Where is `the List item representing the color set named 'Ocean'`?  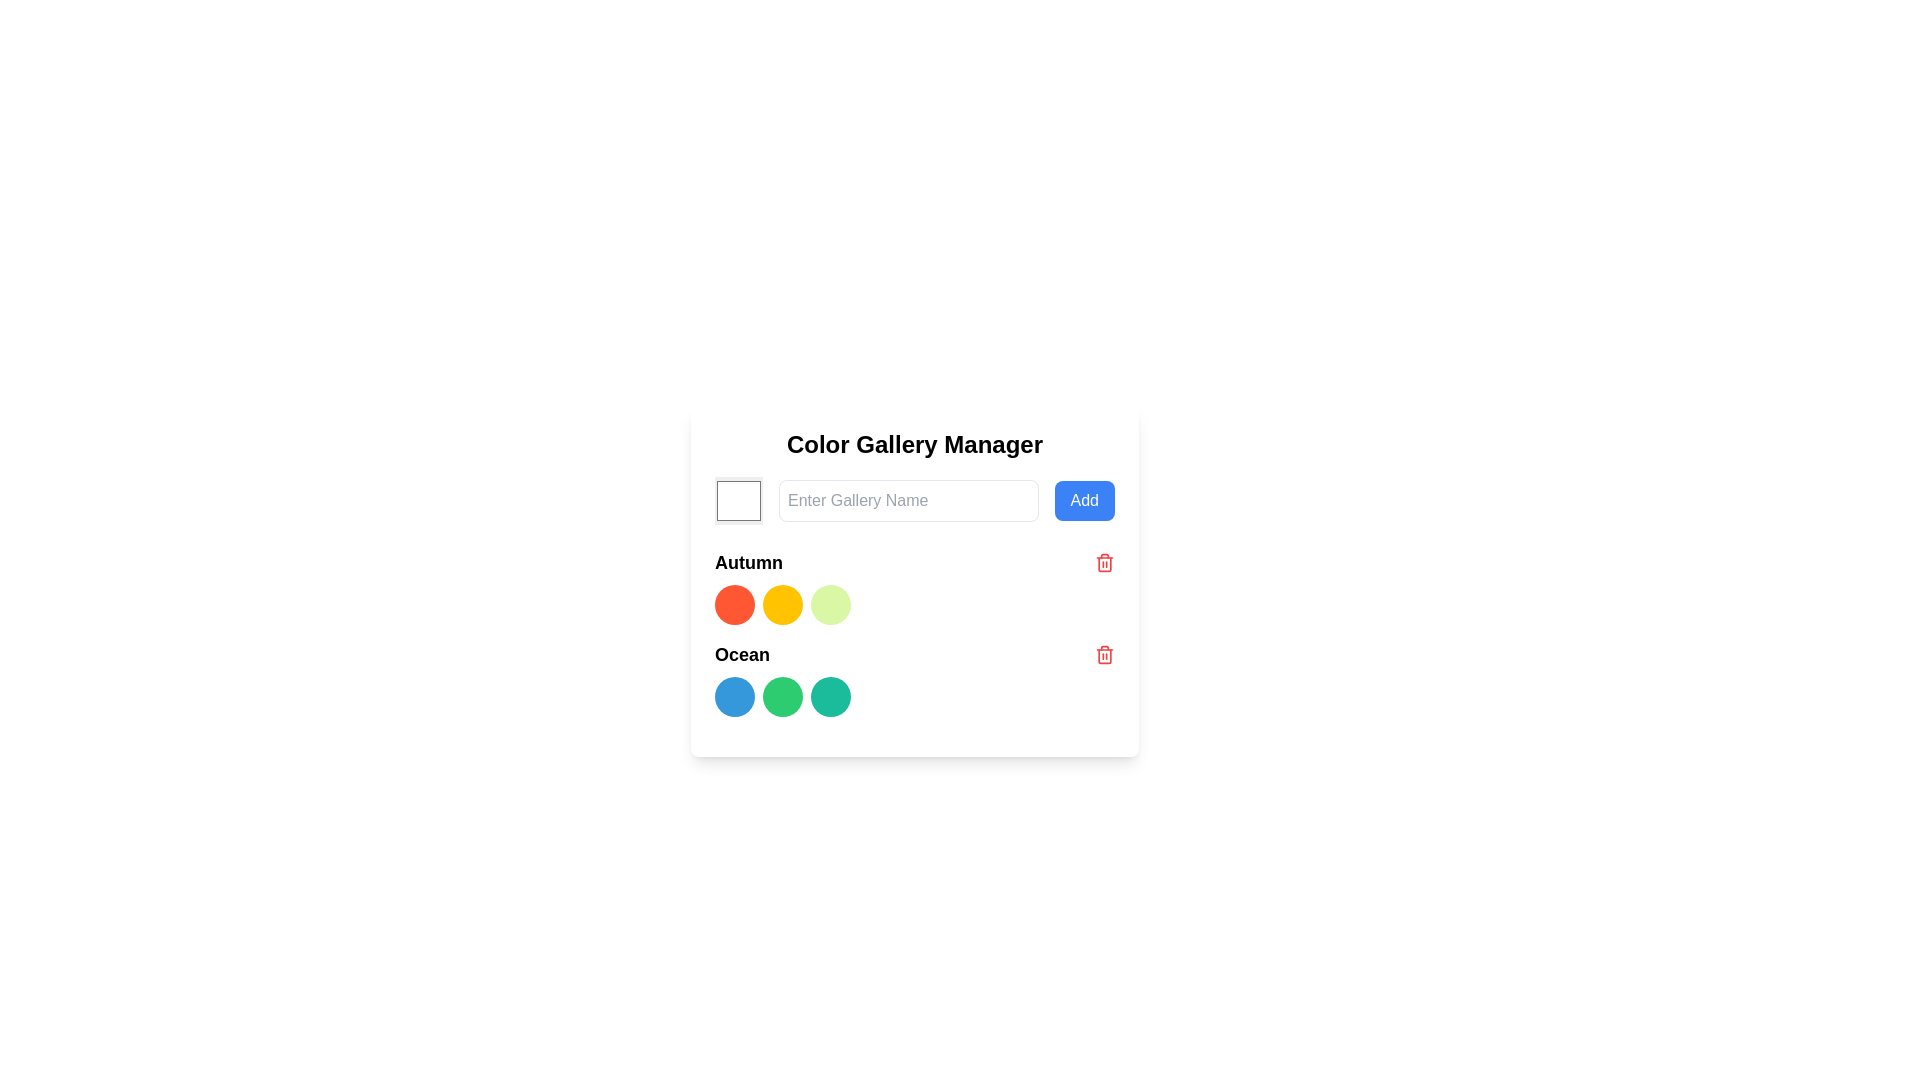 the List item representing the color set named 'Ocean' is located at coordinates (914, 655).